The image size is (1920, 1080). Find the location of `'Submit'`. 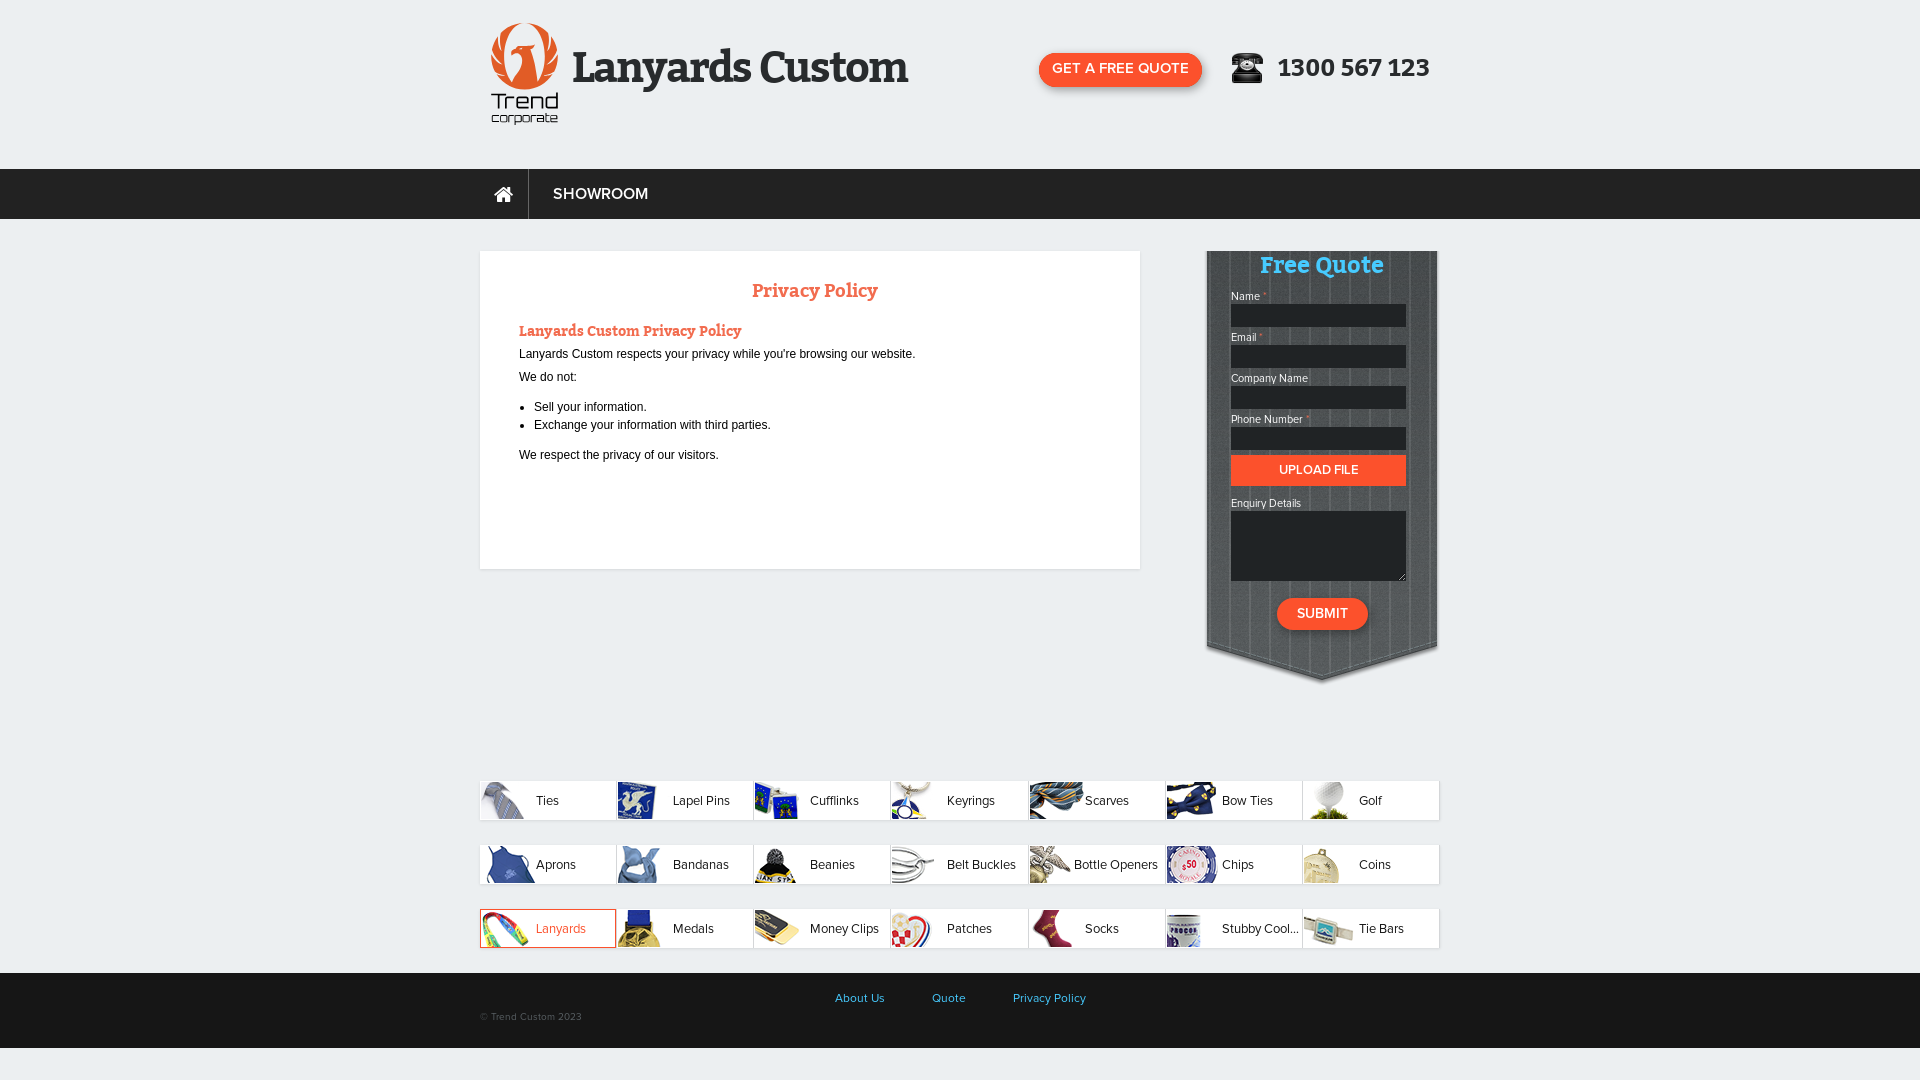

'Submit' is located at coordinates (1275, 612).